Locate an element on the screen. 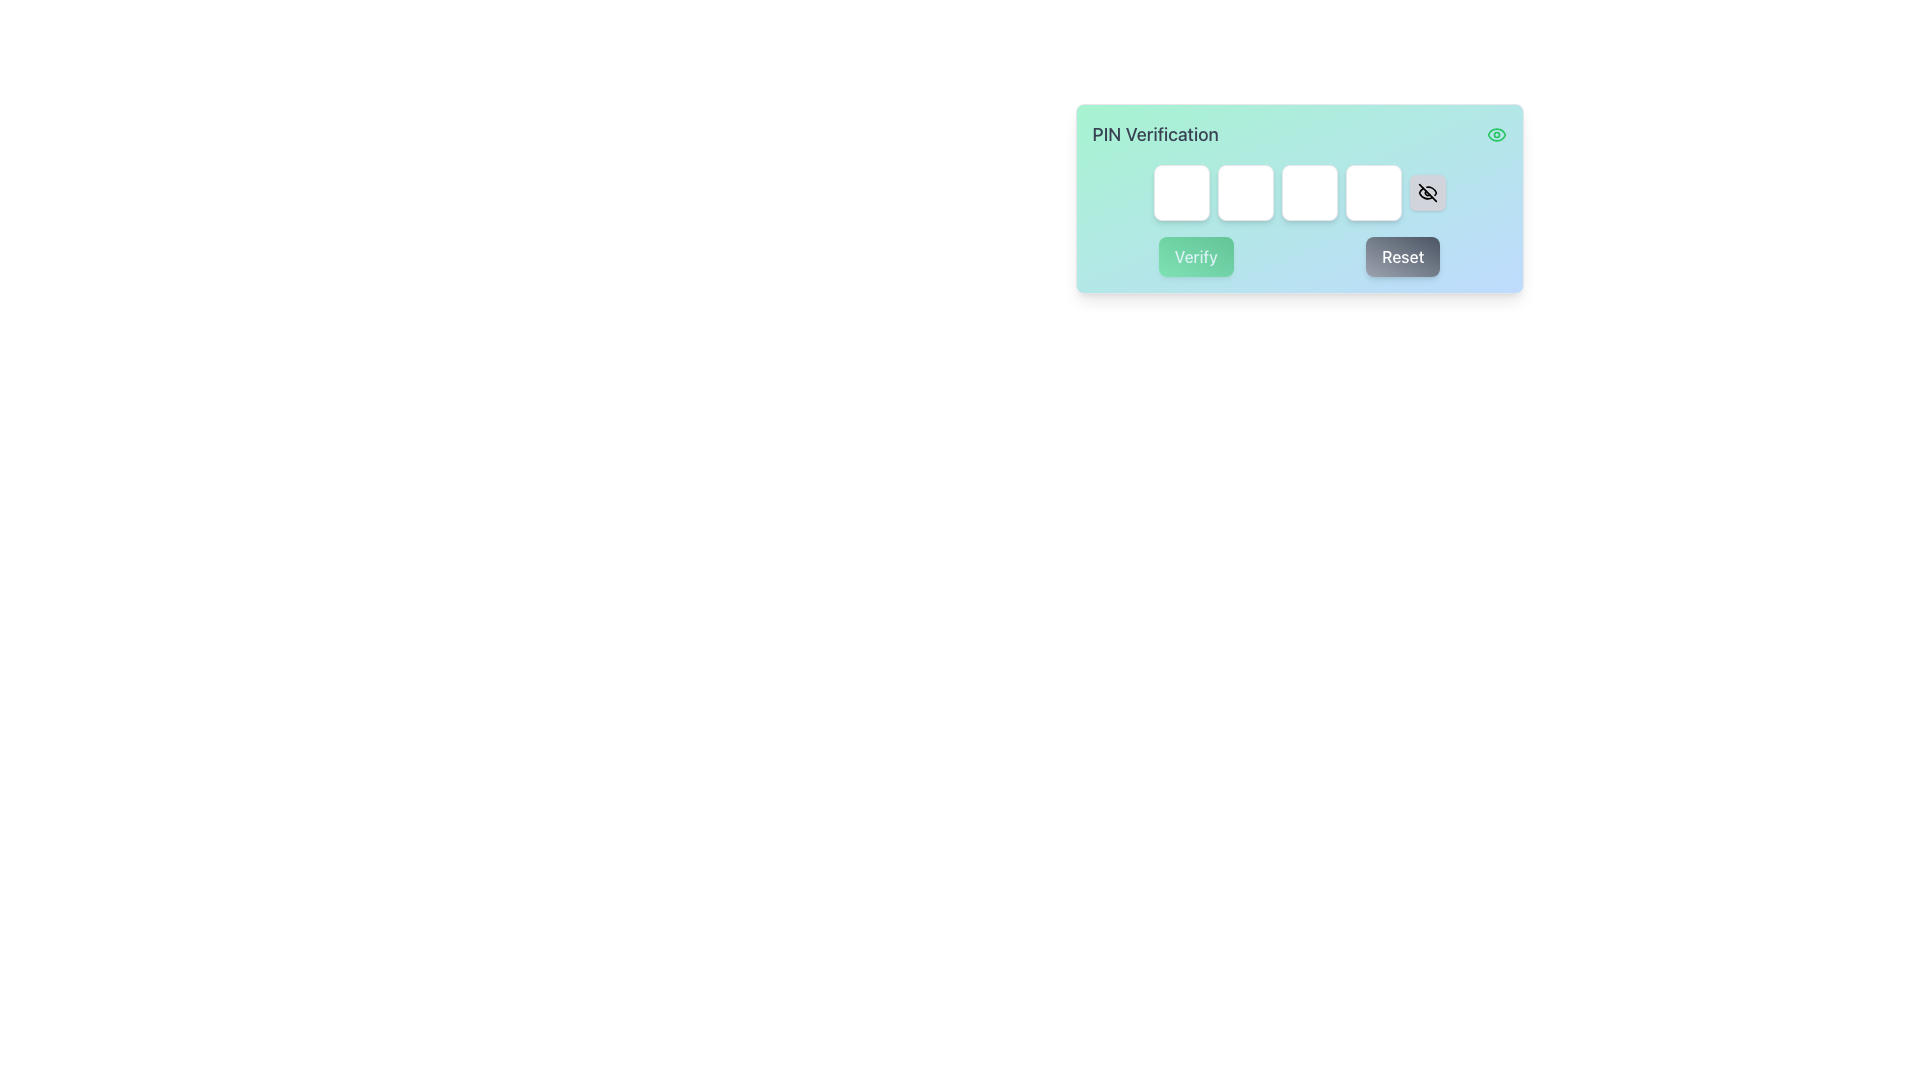 The image size is (1920, 1080). the eye icon located at the top-right of the PIN Verification section is located at coordinates (1496, 135).